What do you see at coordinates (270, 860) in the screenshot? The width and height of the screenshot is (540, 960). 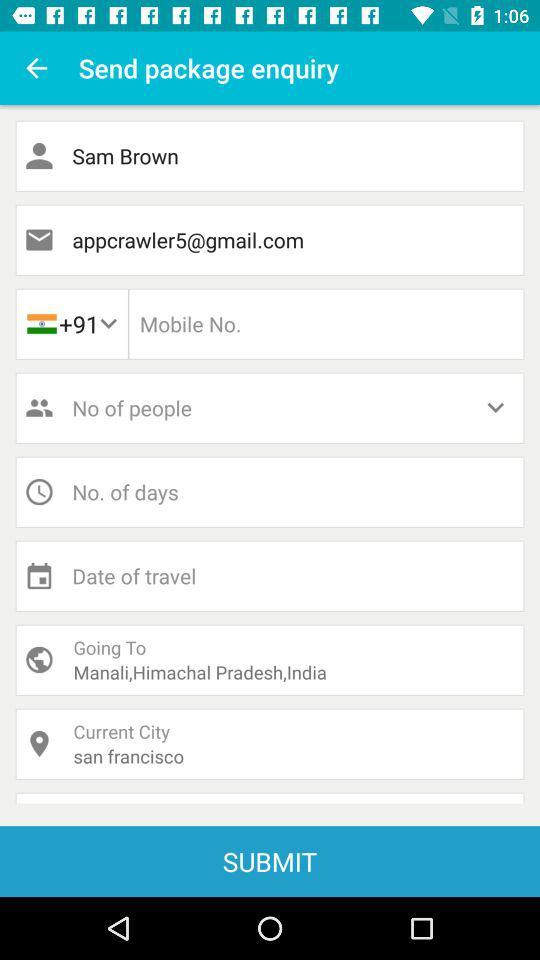 I see `submit icon` at bounding box center [270, 860].